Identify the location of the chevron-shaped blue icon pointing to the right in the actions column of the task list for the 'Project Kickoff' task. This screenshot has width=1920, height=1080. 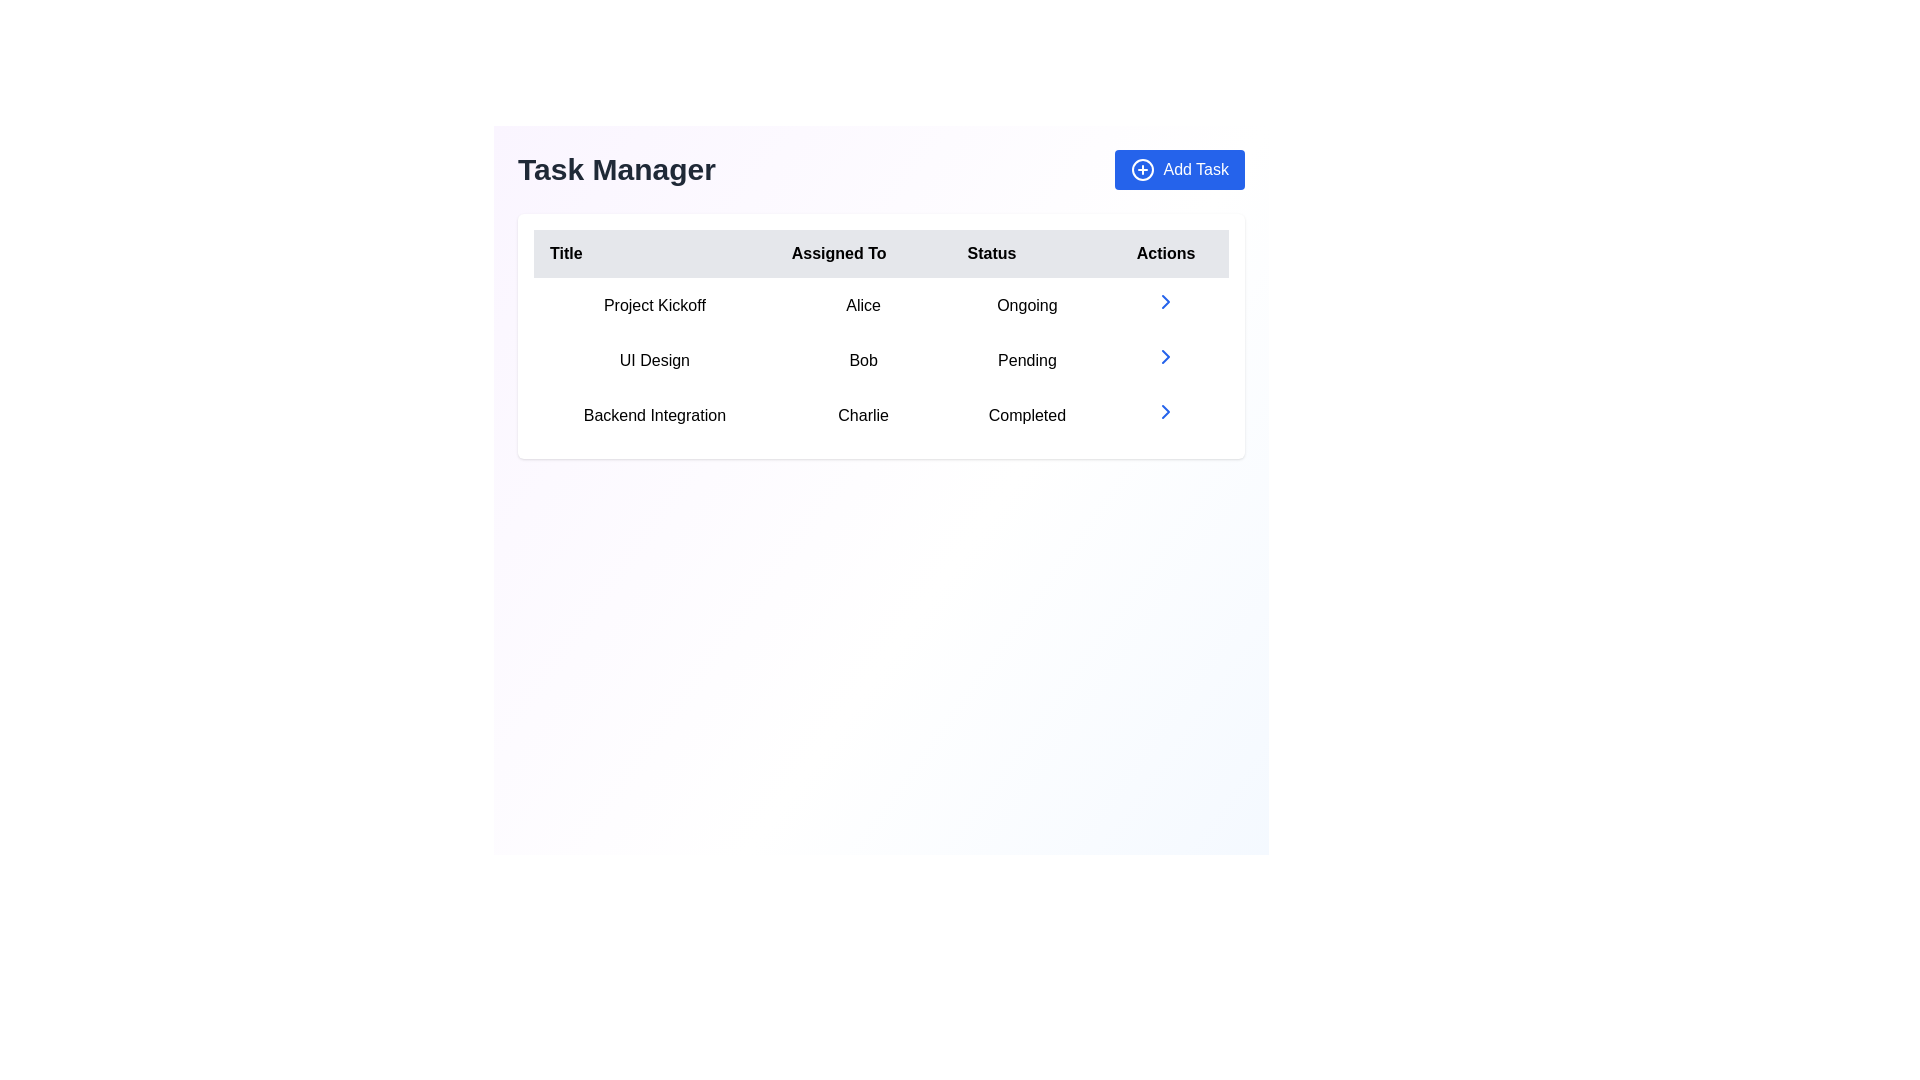
(1166, 301).